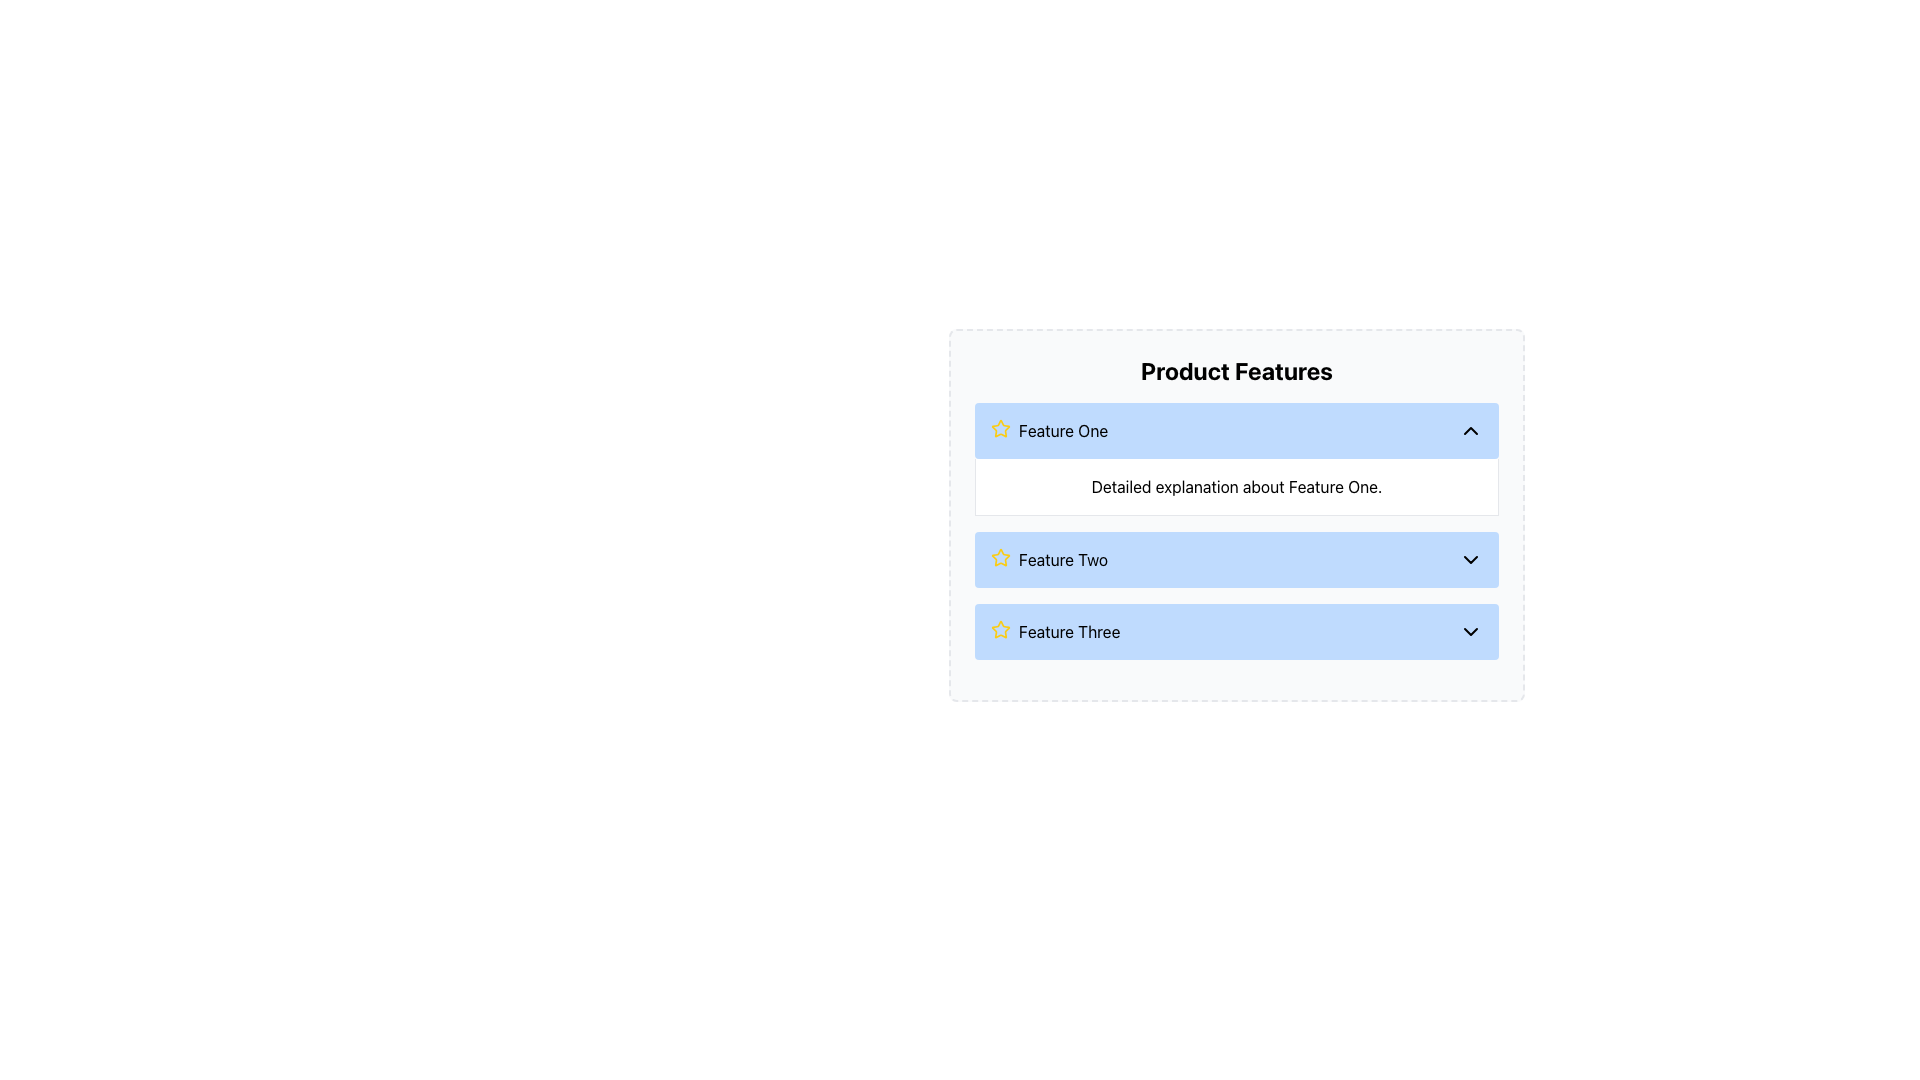 The image size is (1920, 1080). I want to click on the downward-pointing chevron icon located at the far-right of the 'Feature Two' section, so click(1470, 559).